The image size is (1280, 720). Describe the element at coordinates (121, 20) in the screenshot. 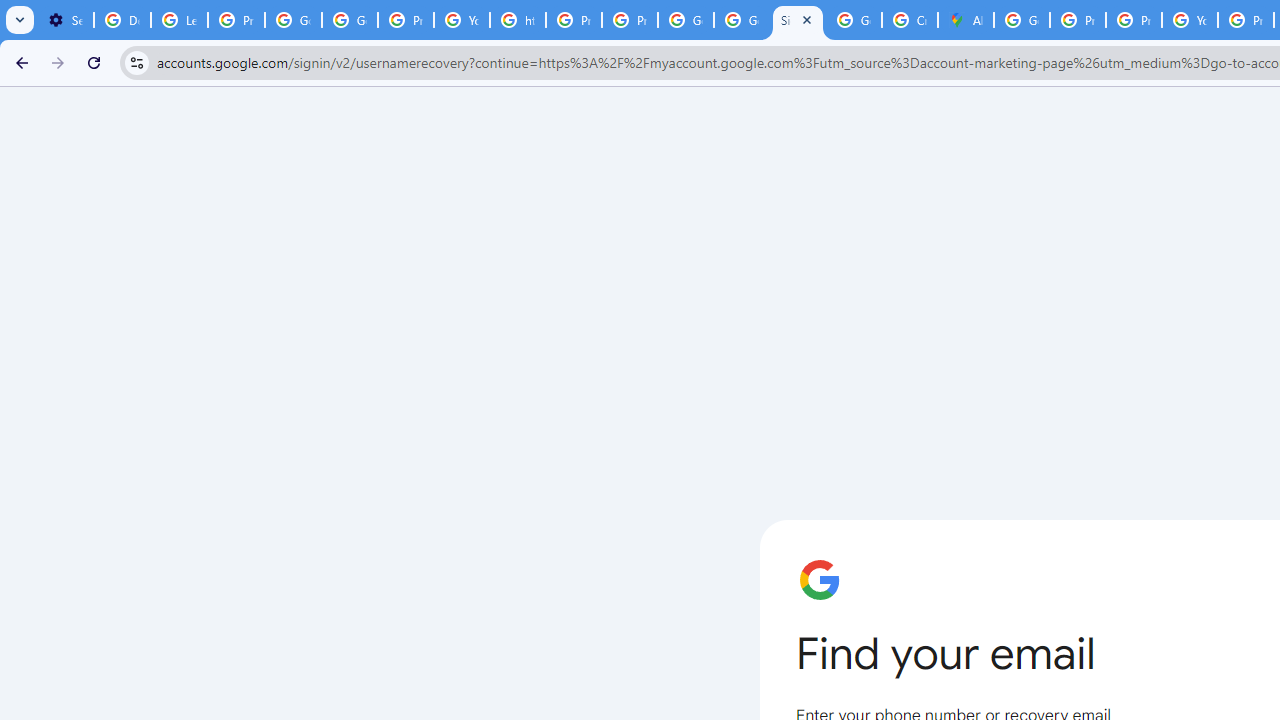

I see `'Delete photos & videos - Computer - Google Photos Help'` at that location.